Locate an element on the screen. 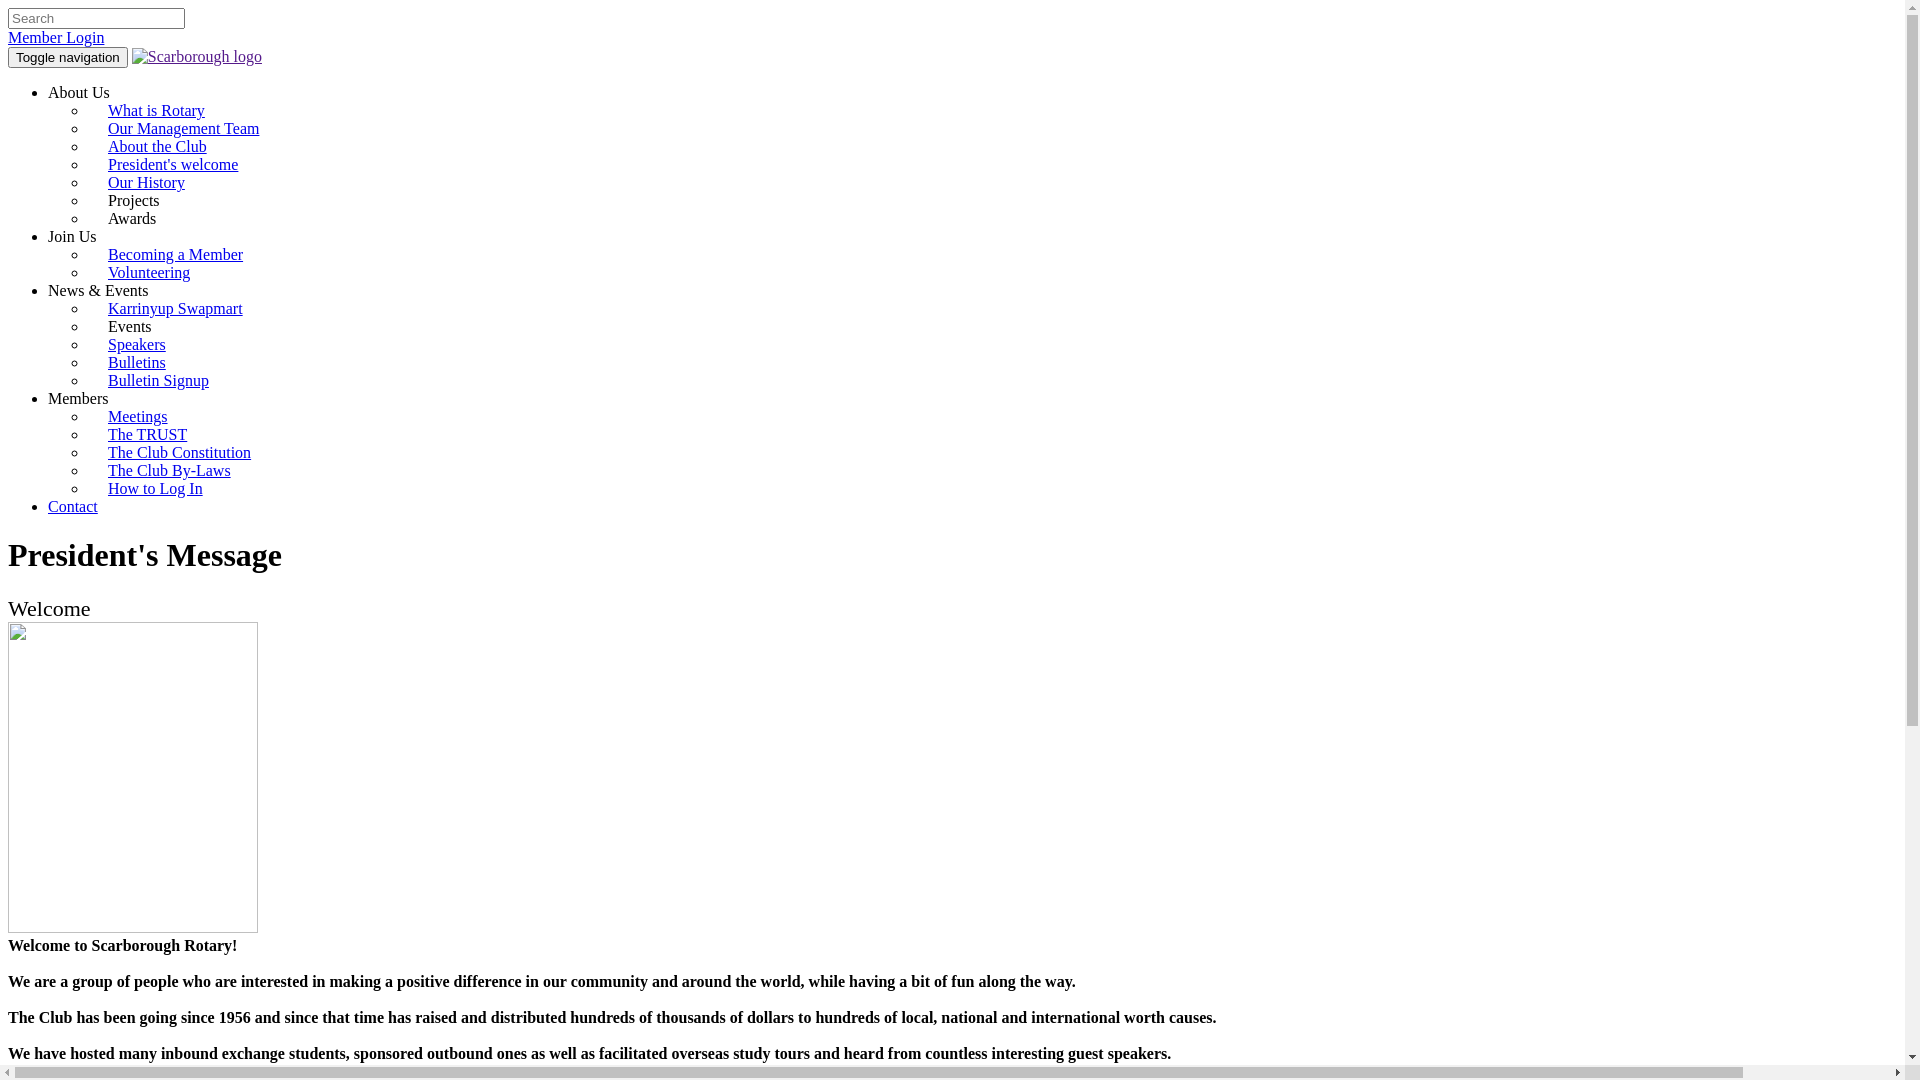 The width and height of the screenshot is (1920, 1080). 'The TRUST' is located at coordinates (146, 433).